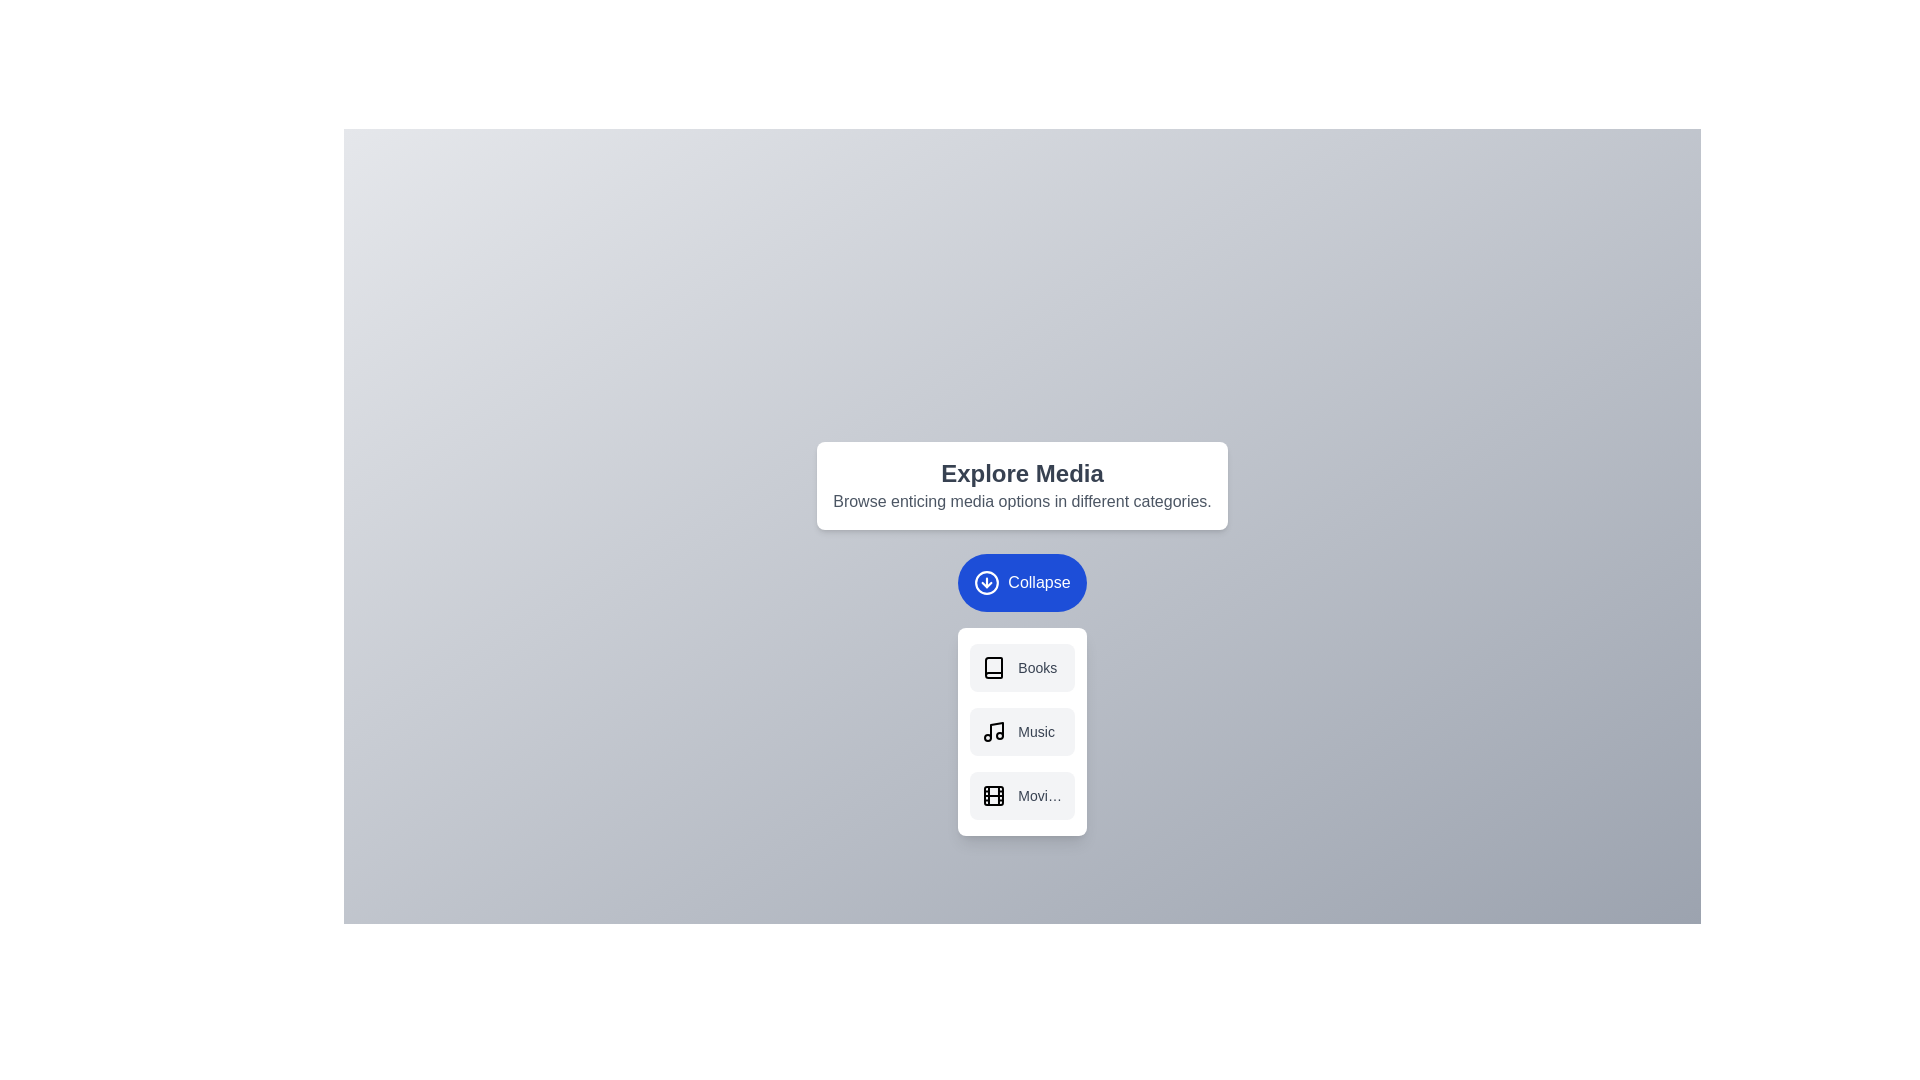  What do you see at coordinates (1022, 582) in the screenshot?
I see `the 'Collapse' button to toggle the menu visibility` at bounding box center [1022, 582].